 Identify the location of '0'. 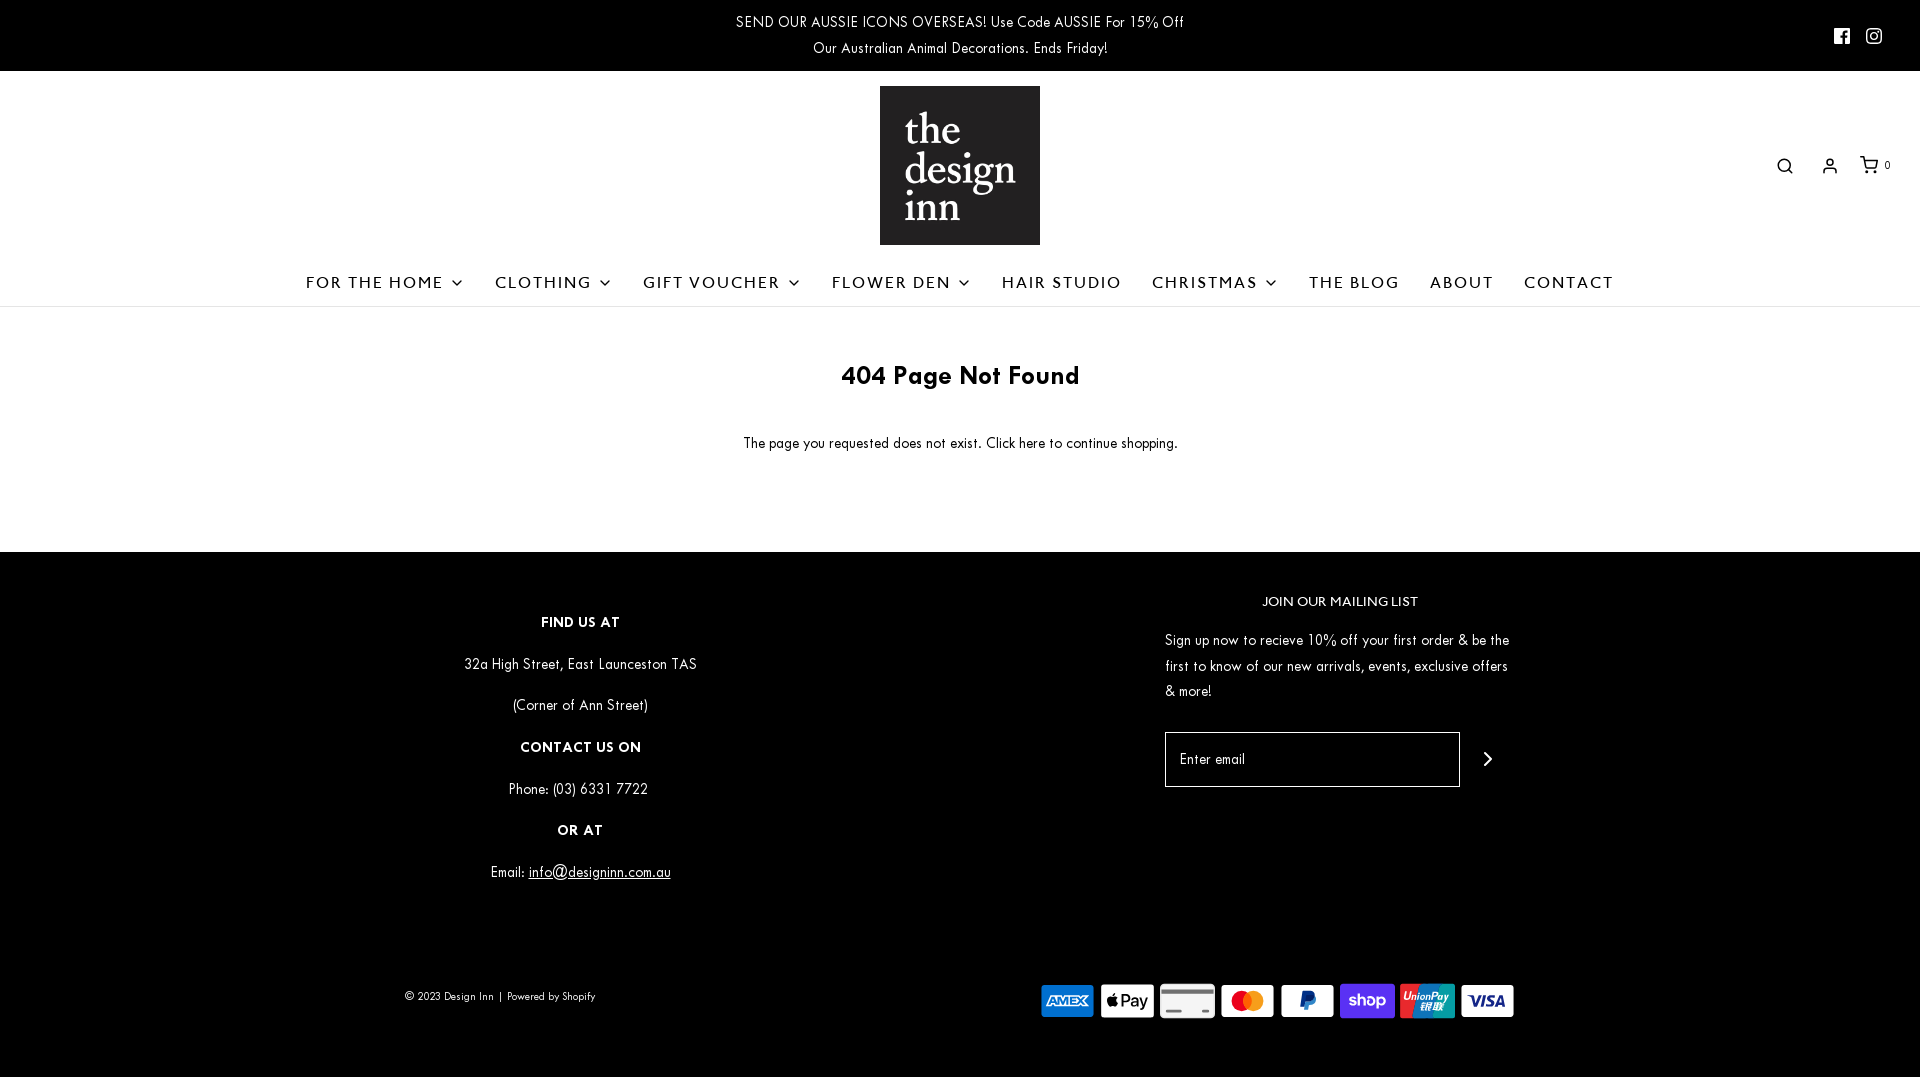
(1872, 164).